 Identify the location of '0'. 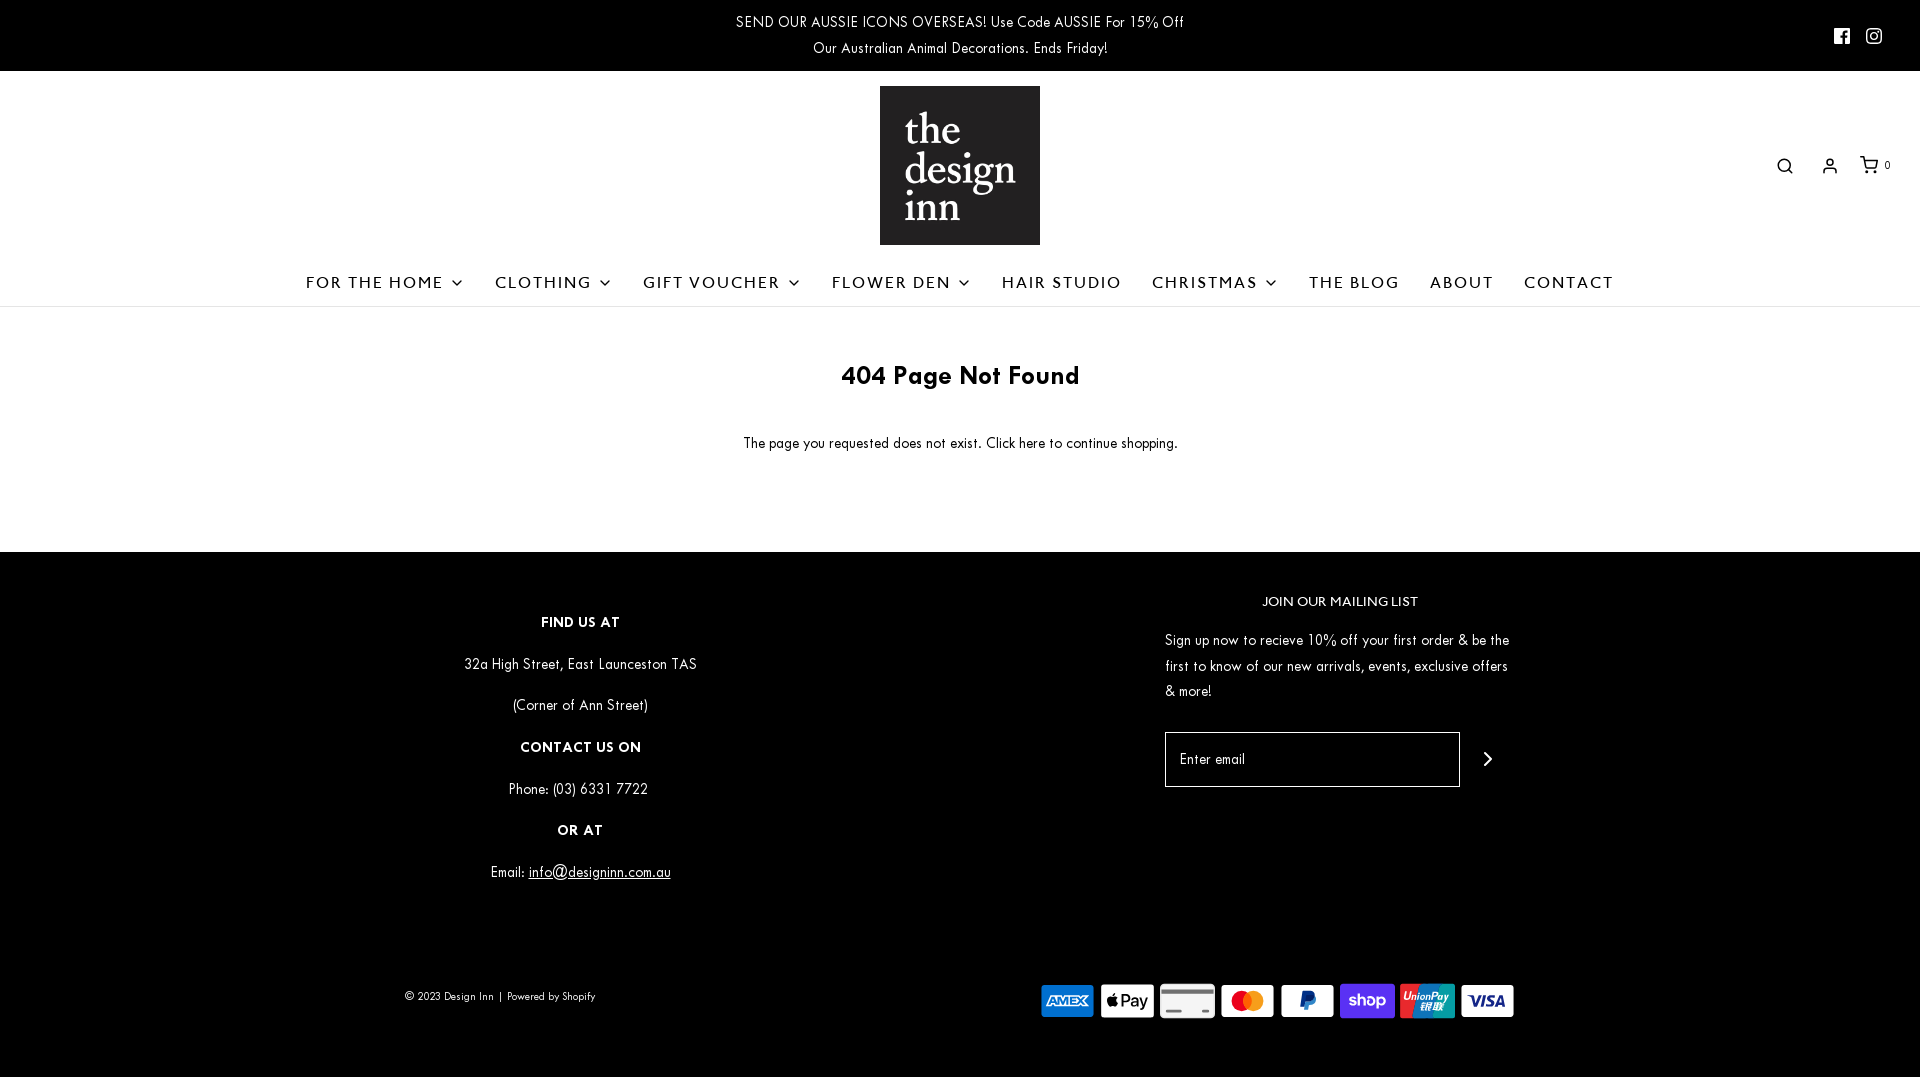
(1872, 164).